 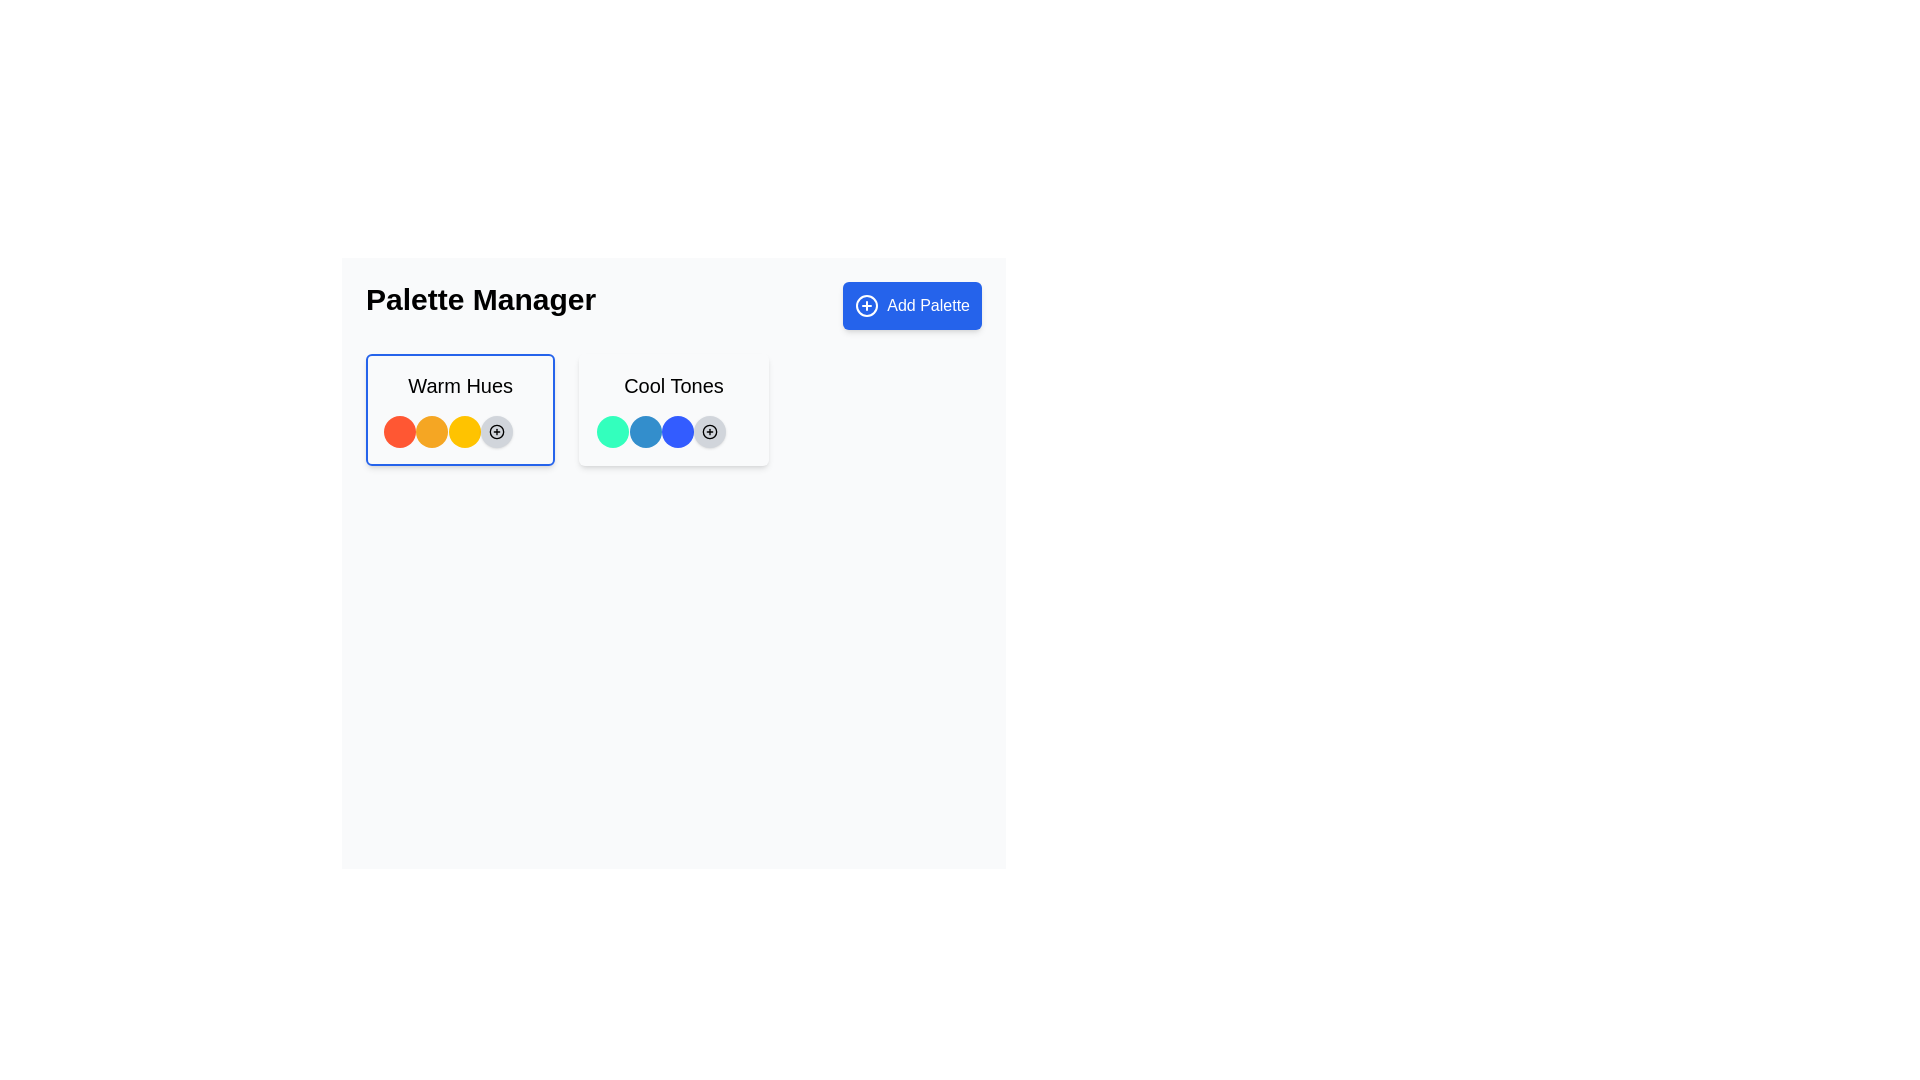 What do you see at coordinates (867, 305) in the screenshot?
I see `the circular blue icon with a plus sign, located to the left of the 'Add Palette' text within a blue button in the top-right area of the interface` at bounding box center [867, 305].